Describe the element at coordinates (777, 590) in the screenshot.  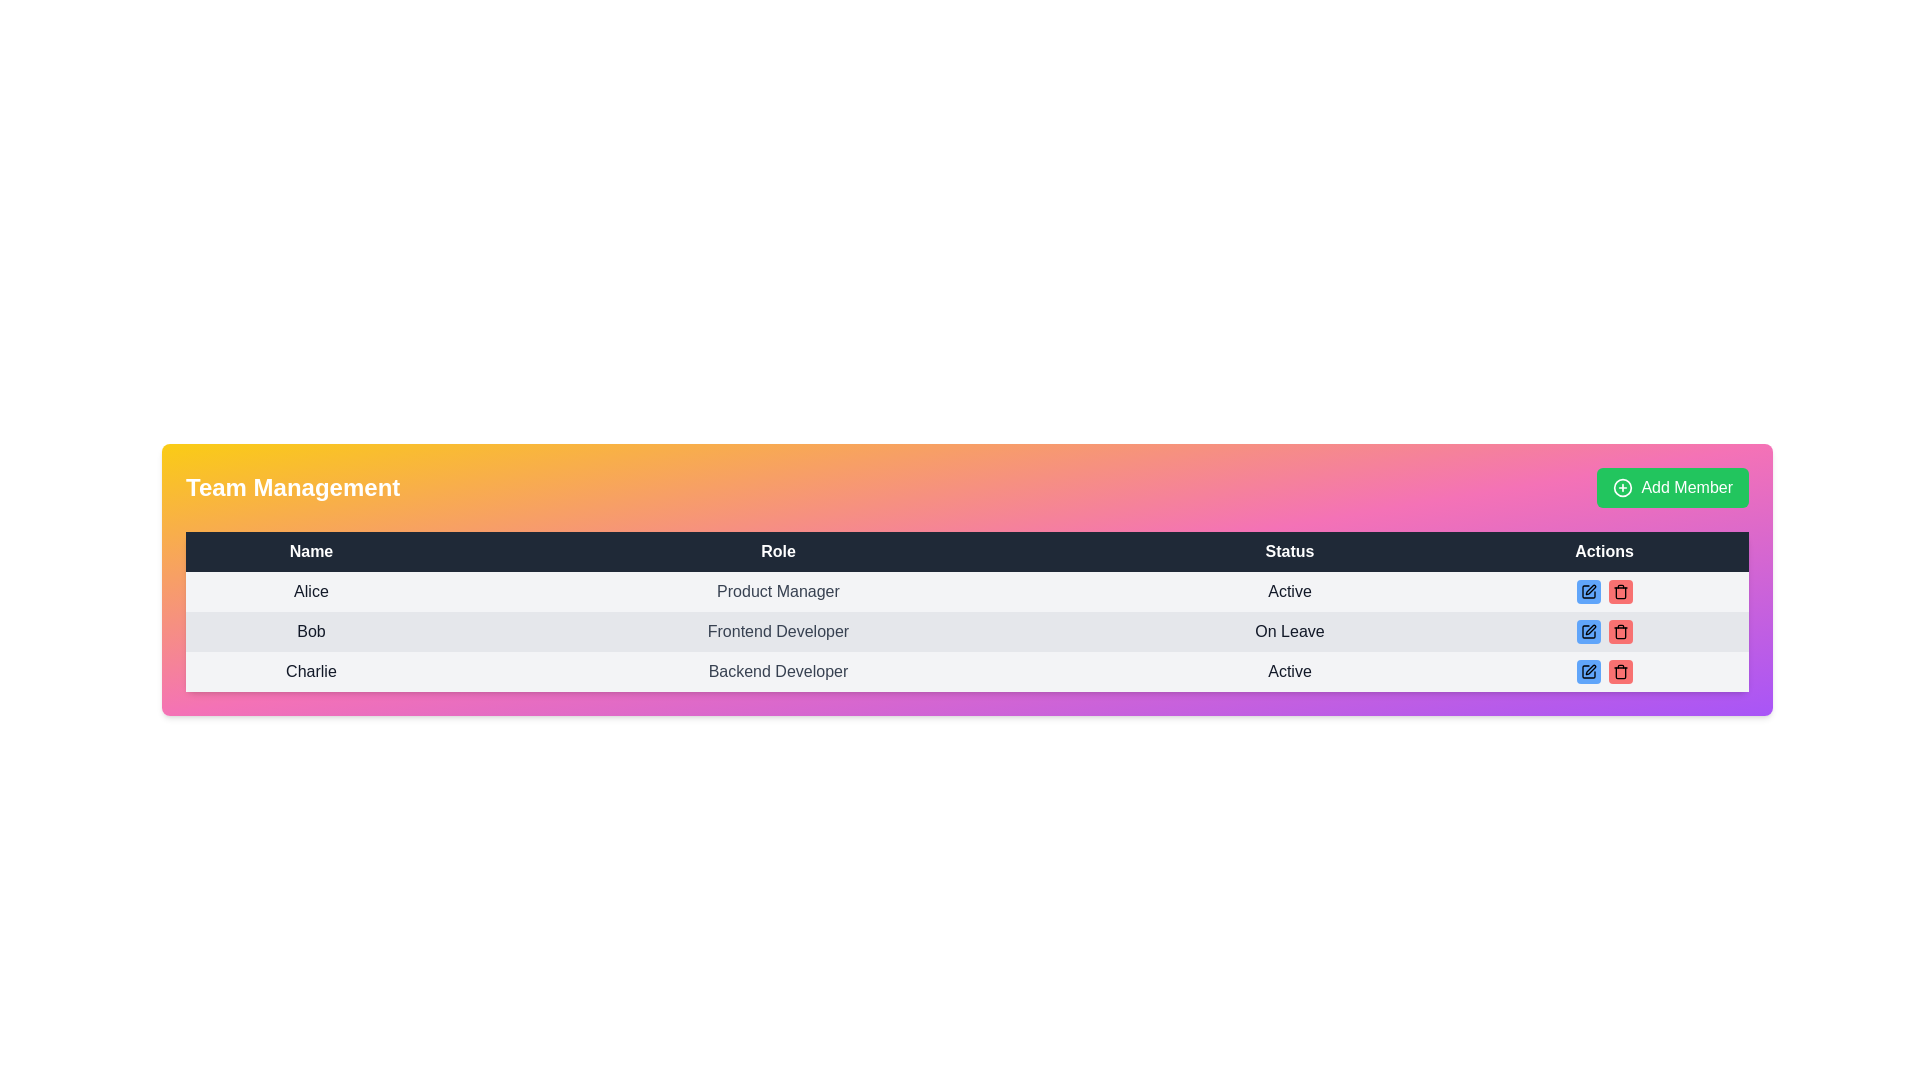
I see `the text element displaying 'Product Manager' located in the second column under the 'Role' header of the table` at that location.